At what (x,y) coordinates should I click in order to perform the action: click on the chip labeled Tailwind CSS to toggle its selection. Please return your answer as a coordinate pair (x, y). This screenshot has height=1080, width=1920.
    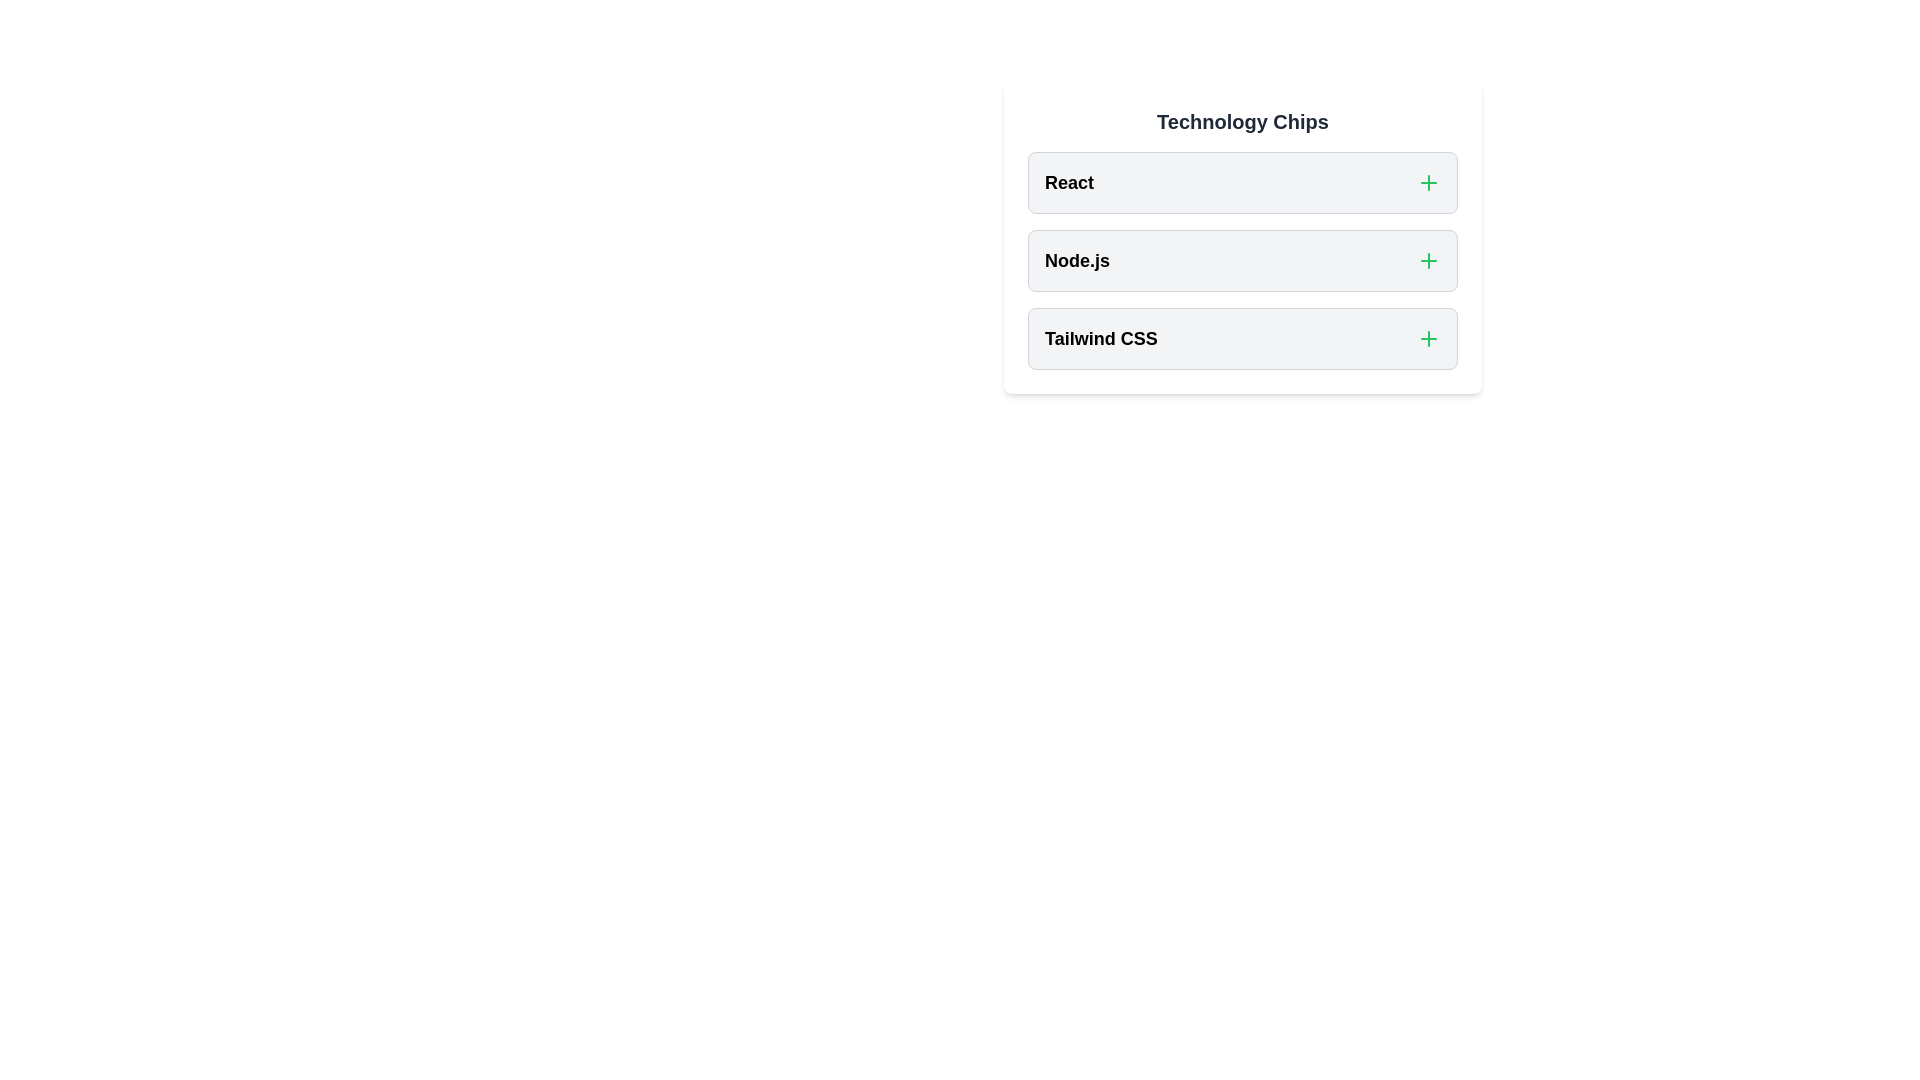
    Looking at the image, I should click on (1242, 338).